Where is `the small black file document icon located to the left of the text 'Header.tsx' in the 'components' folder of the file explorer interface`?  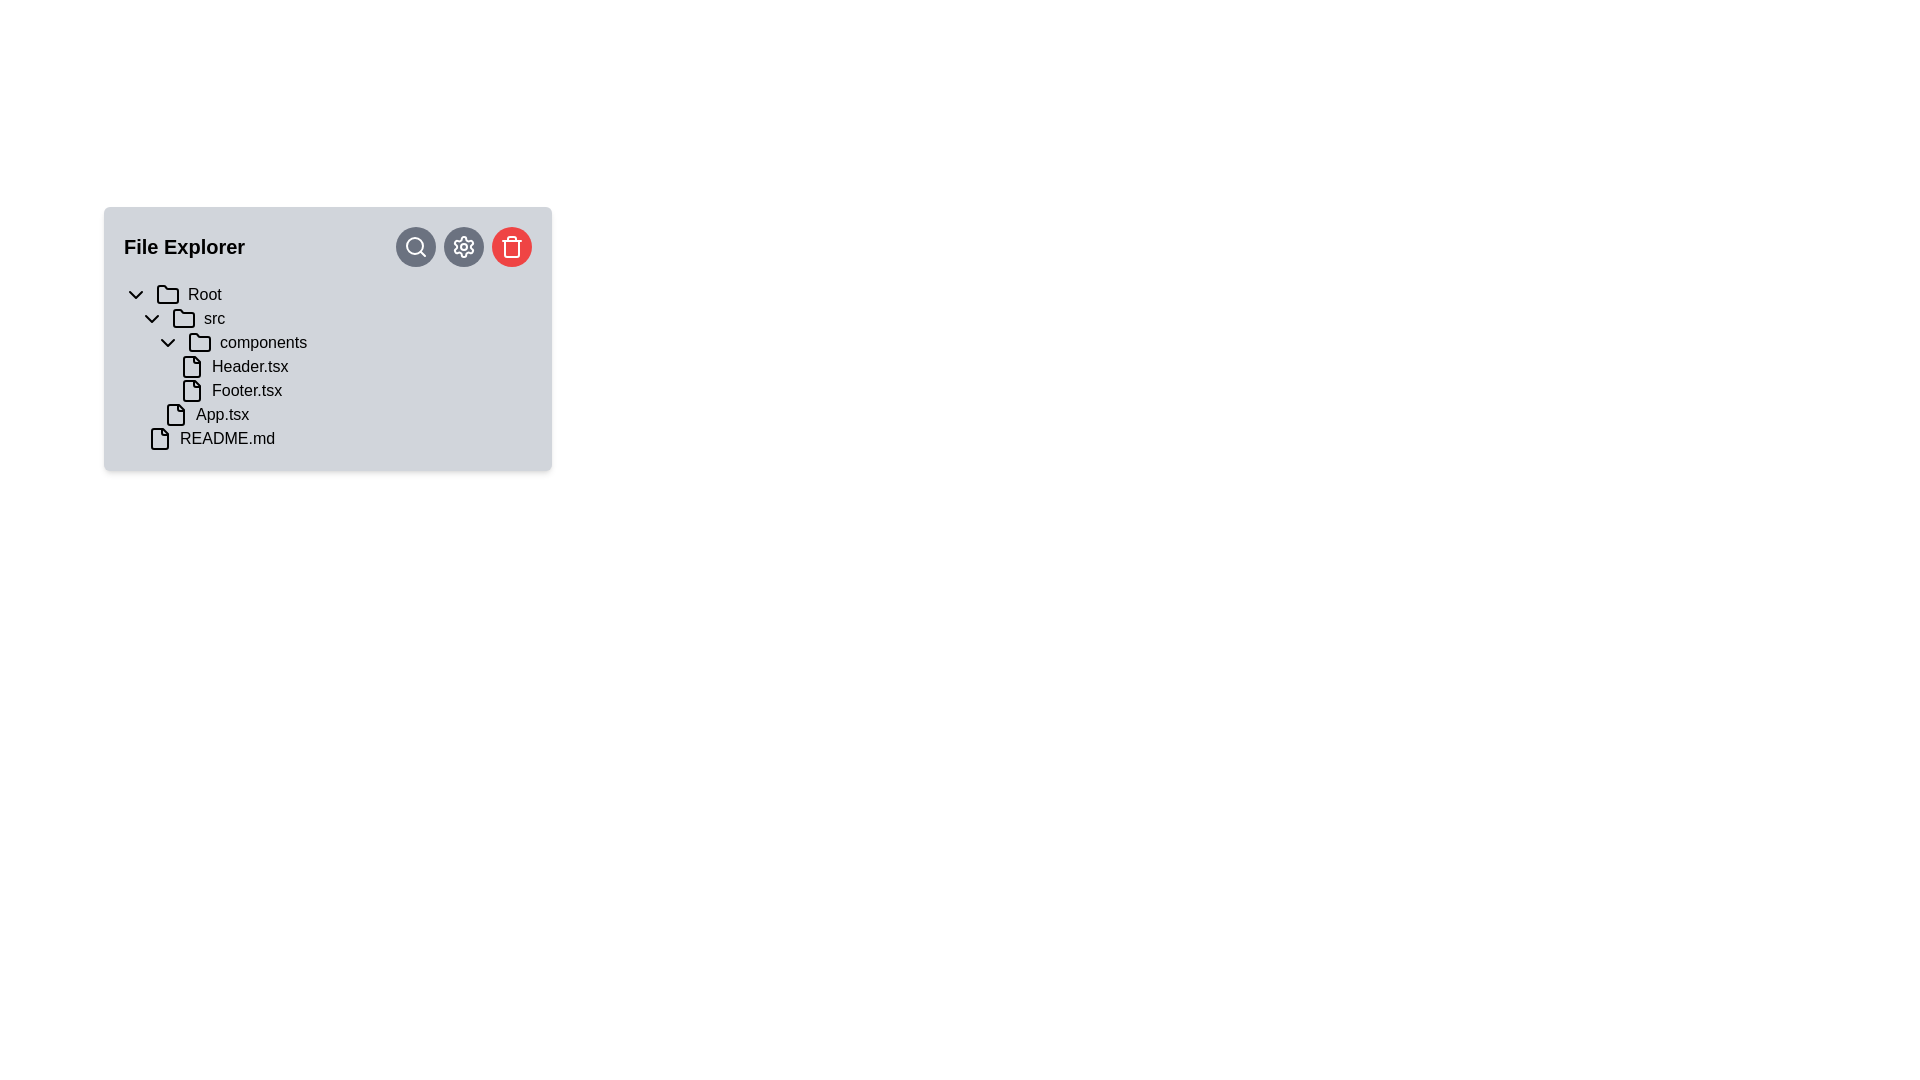 the small black file document icon located to the left of the text 'Header.tsx' in the 'components' folder of the file explorer interface is located at coordinates (192, 366).